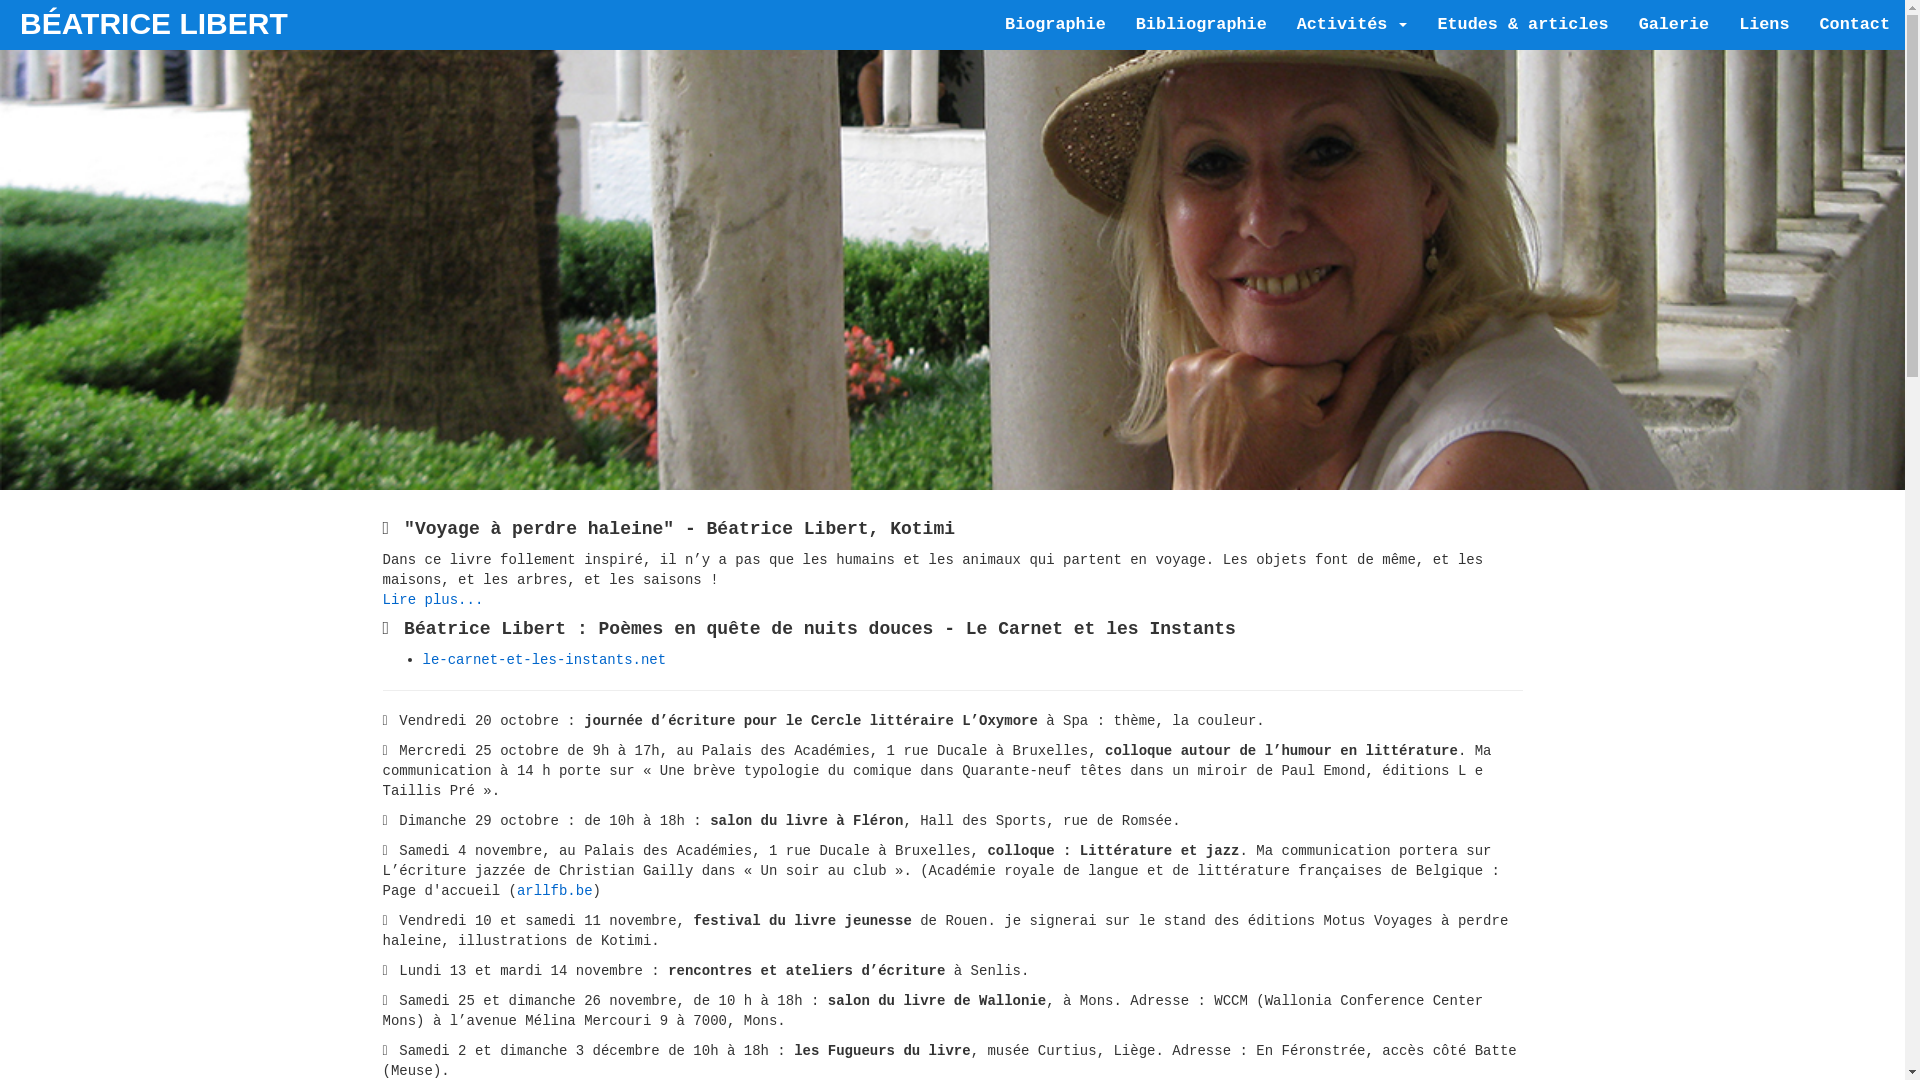 This screenshot has width=1920, height=1080. Describe the element at coordinates (1054, 24) in the screenshot. I see `'Biographie'` at that location.